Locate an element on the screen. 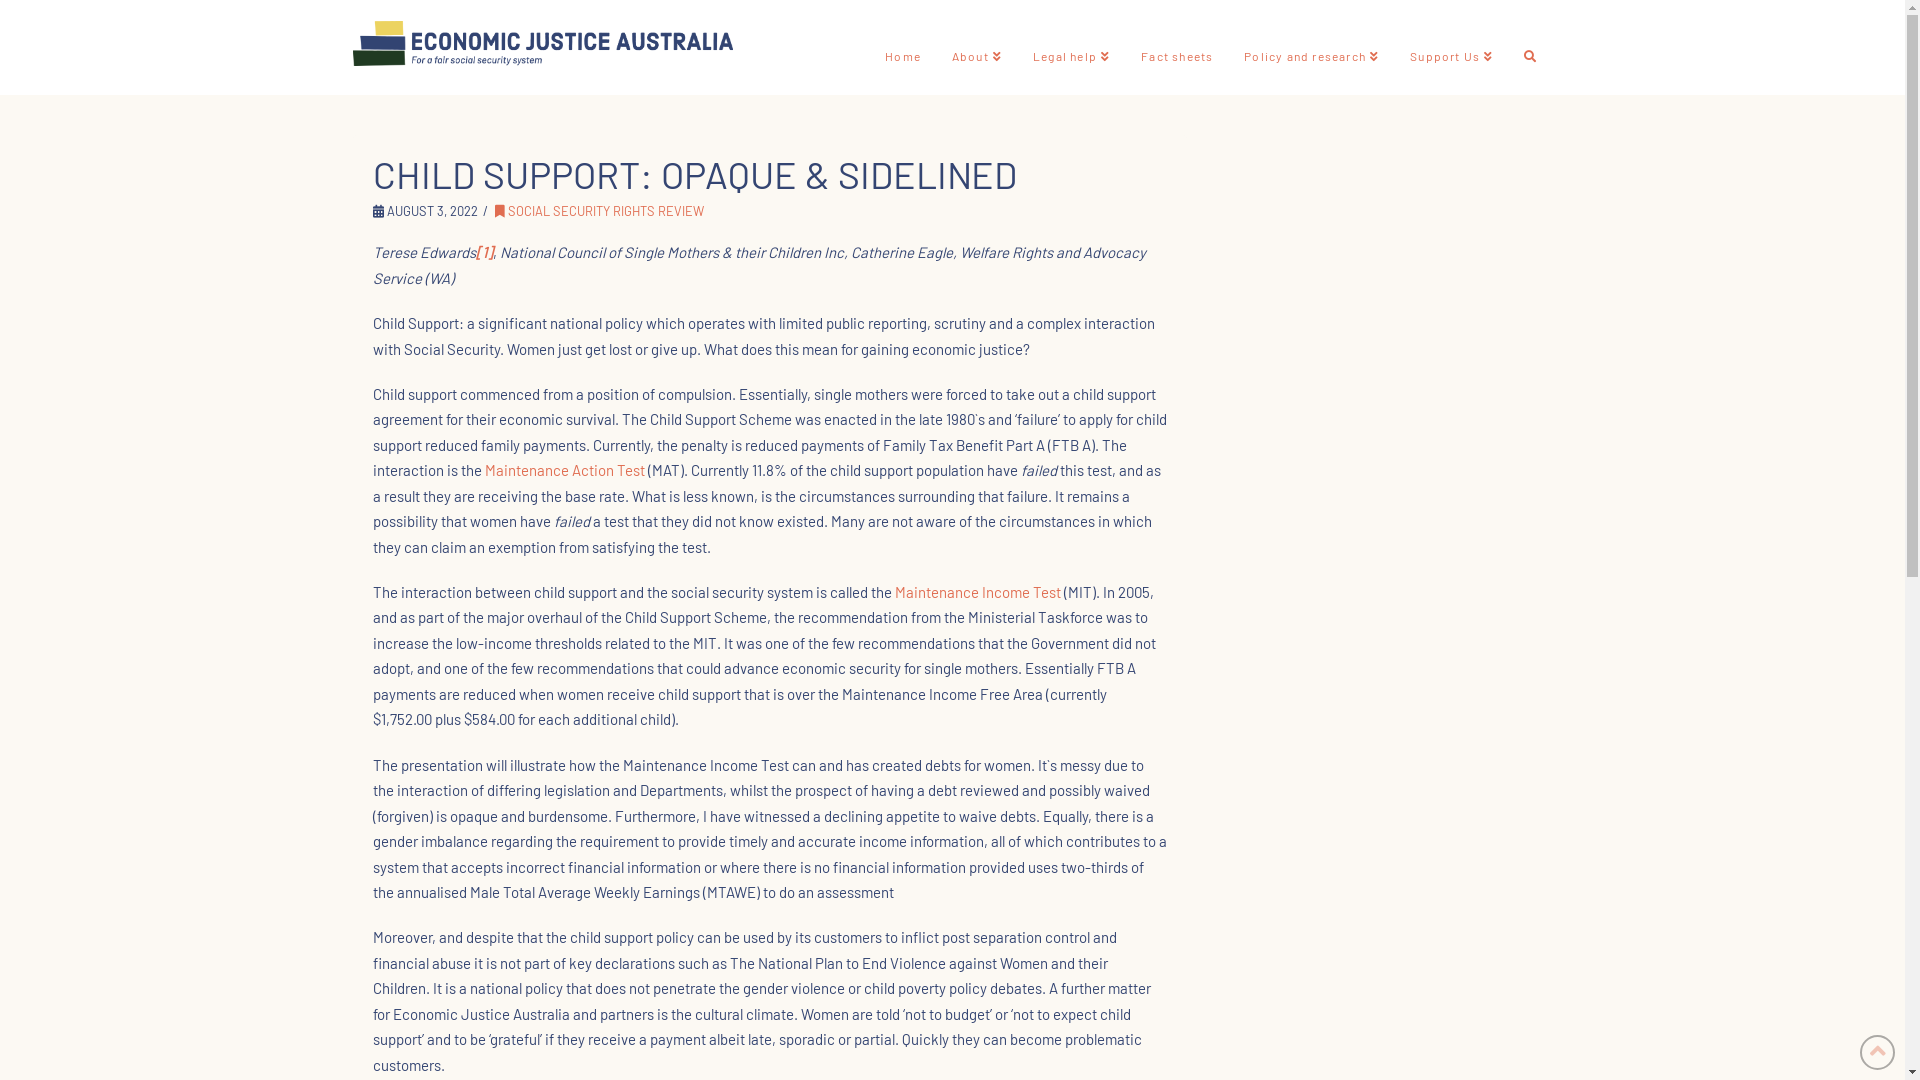 The height and width of the screenshot is (1080, 1920). 'Fact sheets' is located at coordinates (1176, 46).